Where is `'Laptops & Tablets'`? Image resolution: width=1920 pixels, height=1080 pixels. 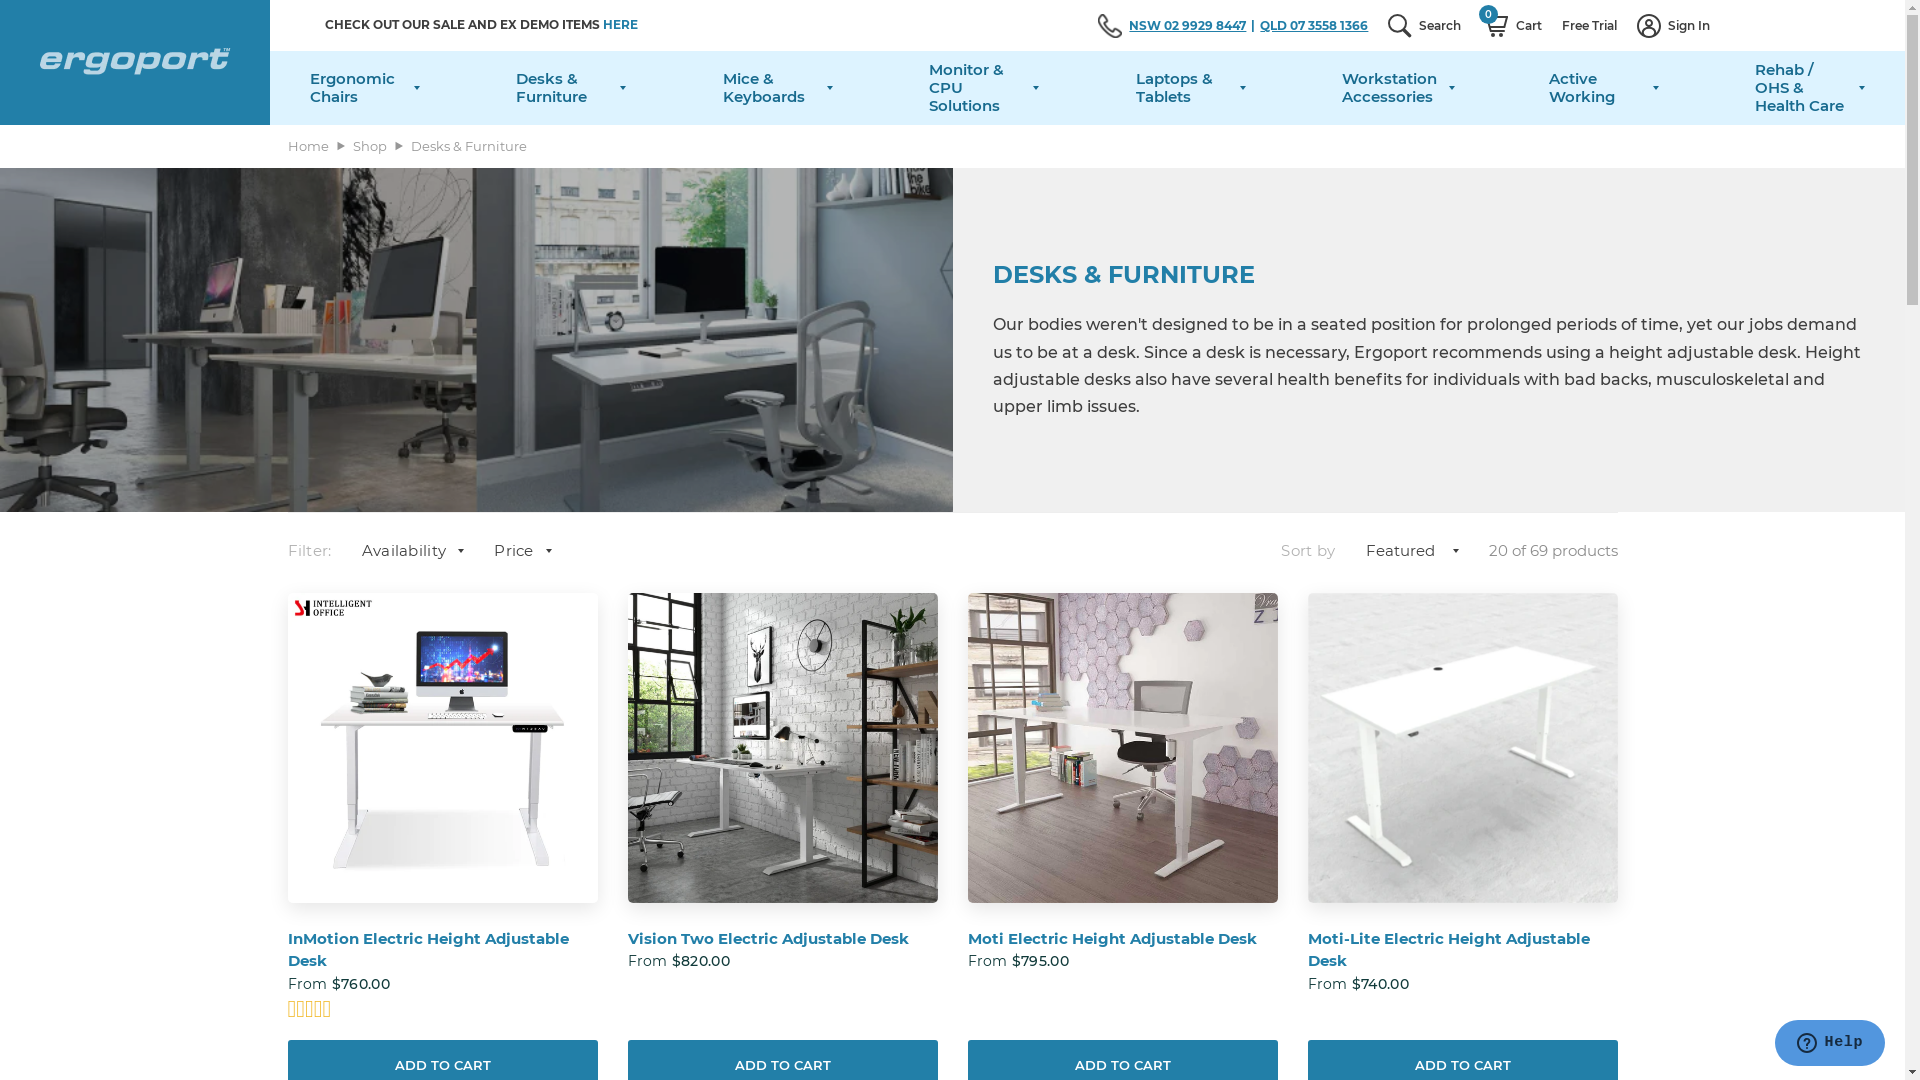 'Laptops & Tablets' is located at coordinates (1190, 87).